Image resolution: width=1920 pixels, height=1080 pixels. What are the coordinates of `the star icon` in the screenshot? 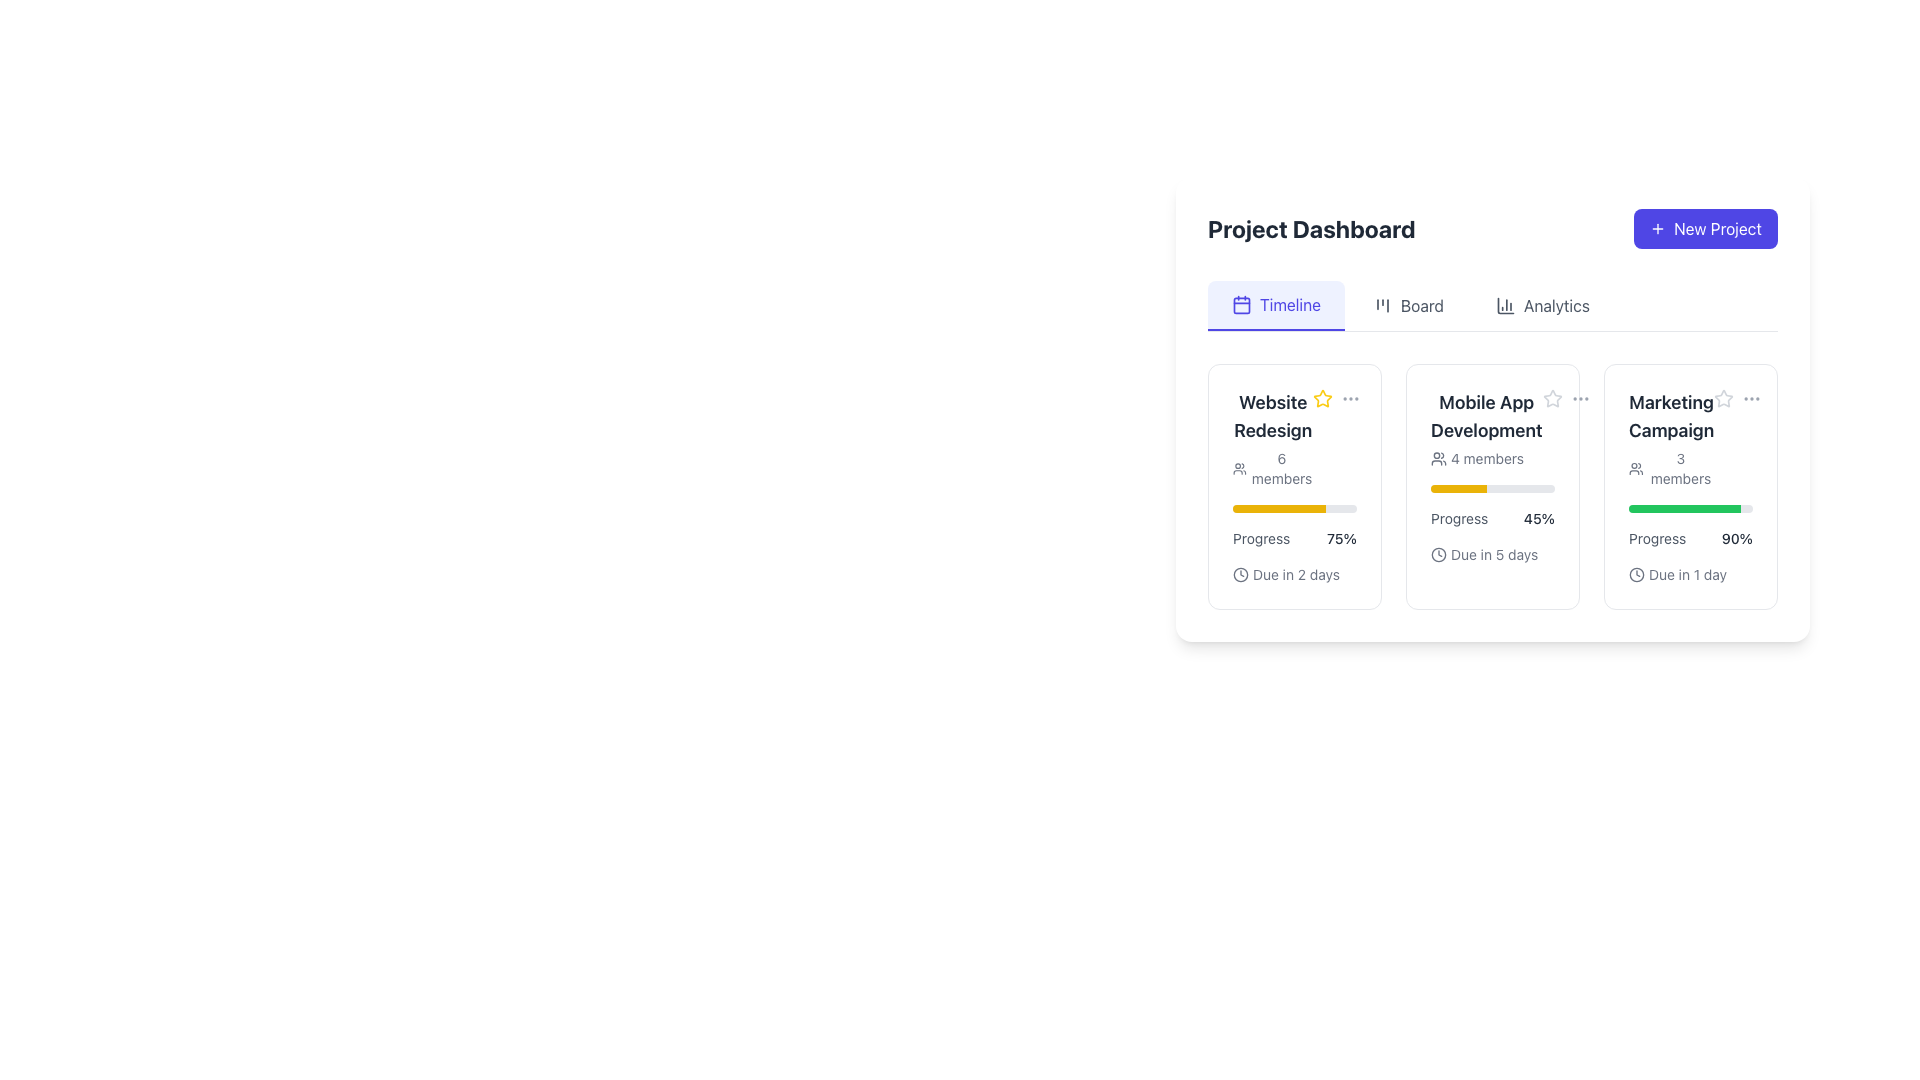 It's located at (1551, 398).